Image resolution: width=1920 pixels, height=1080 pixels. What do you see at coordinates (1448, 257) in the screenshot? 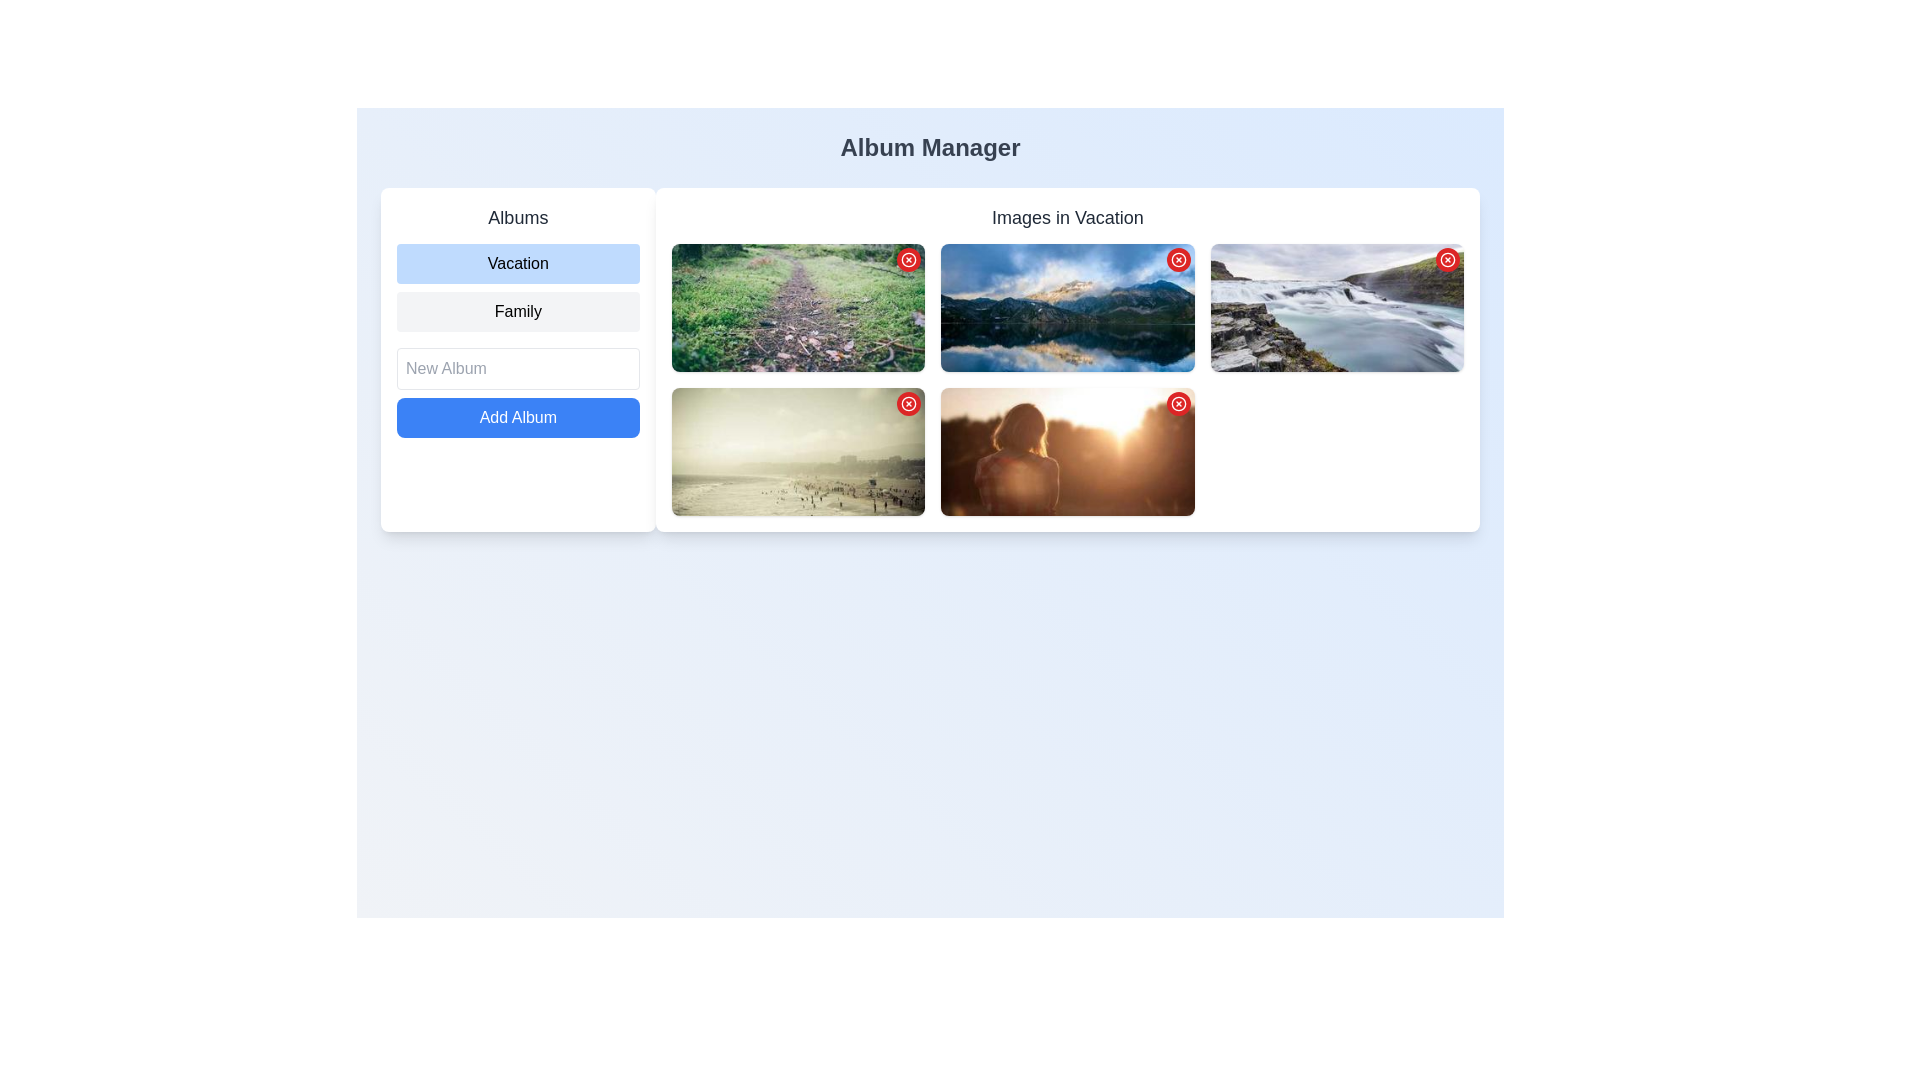
I see `the circular button located` at bounding box center [1448, 257].